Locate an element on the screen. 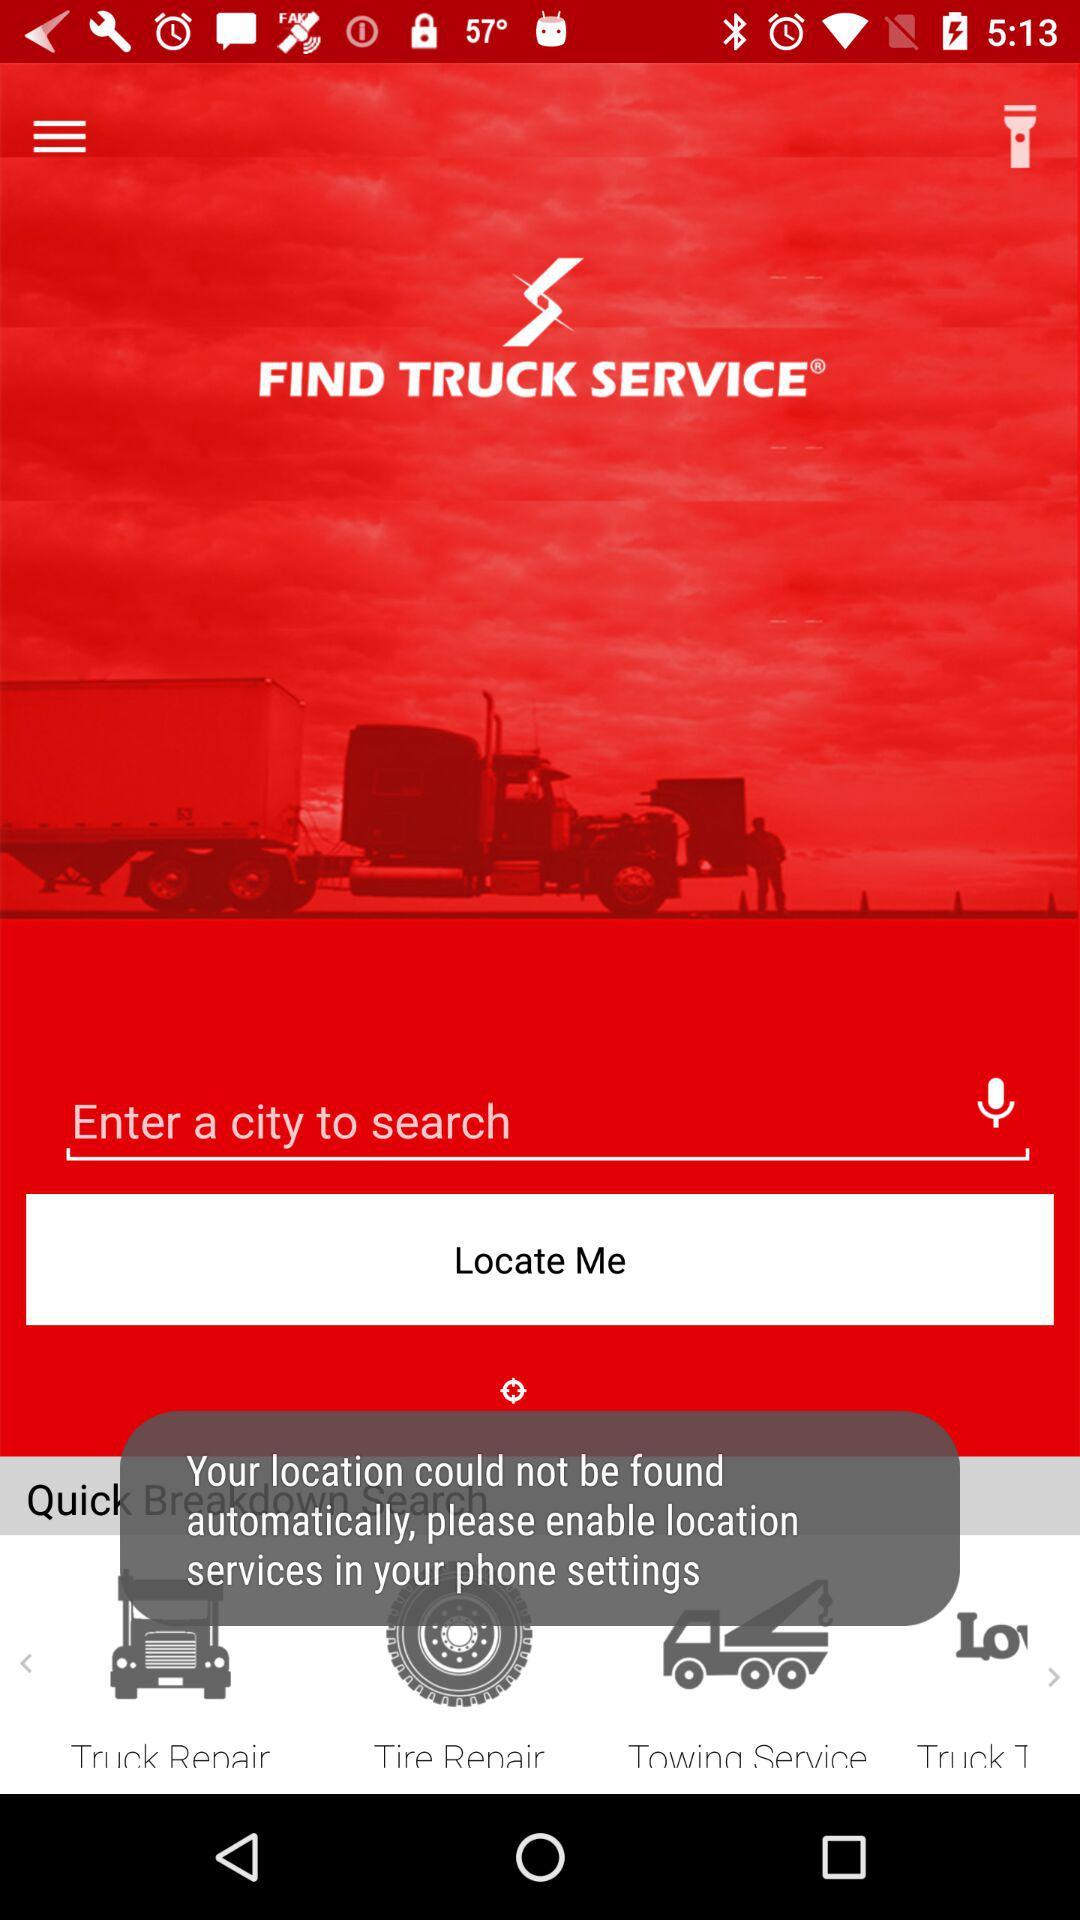  open settings is located at coordinates (58, 135).